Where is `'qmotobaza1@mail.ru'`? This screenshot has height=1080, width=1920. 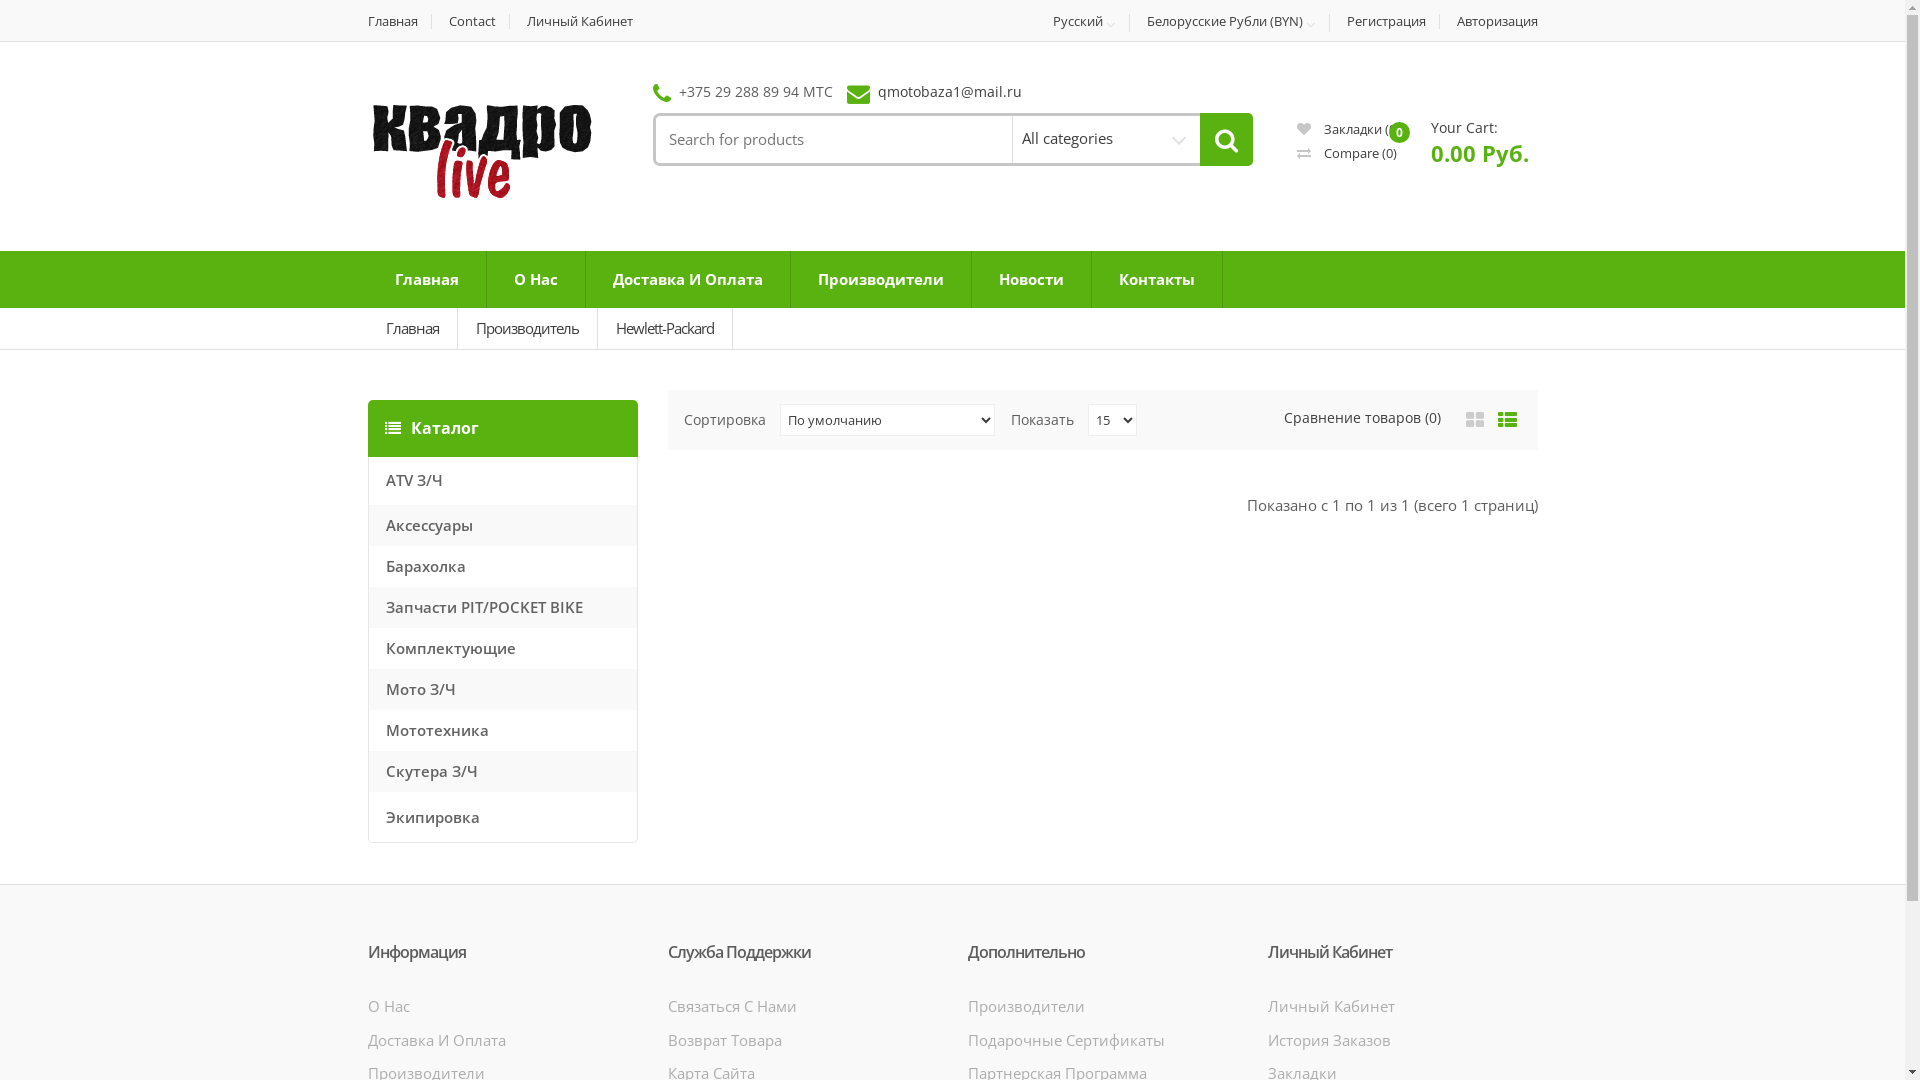 'qmotobaza1@mail.ru' is located at coordinates (878, 91).